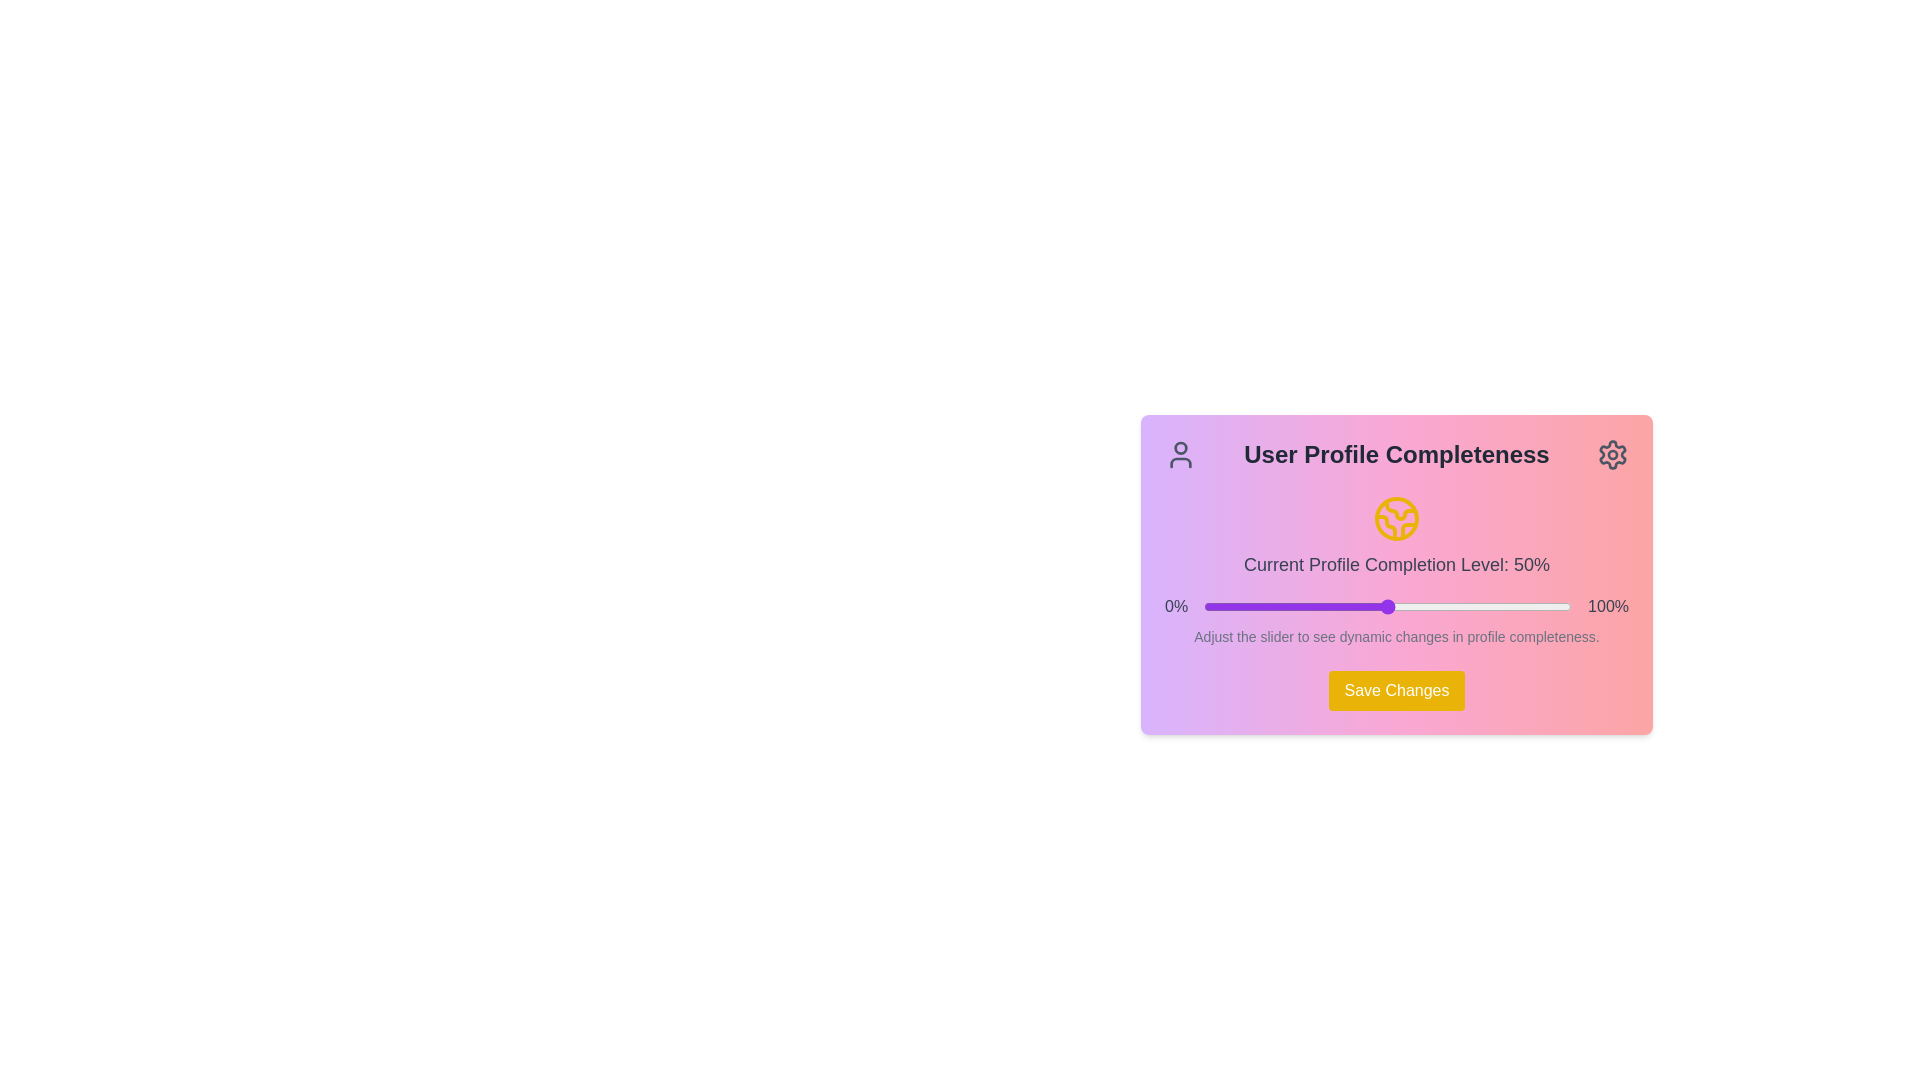  Describe the element at coordinates (1608, 605) in the screenshot. I see `the text label displaying '100%' in gray font, located to the right of the horizontal slider bar at the bottom-right corner of the card-like layout` at that location.